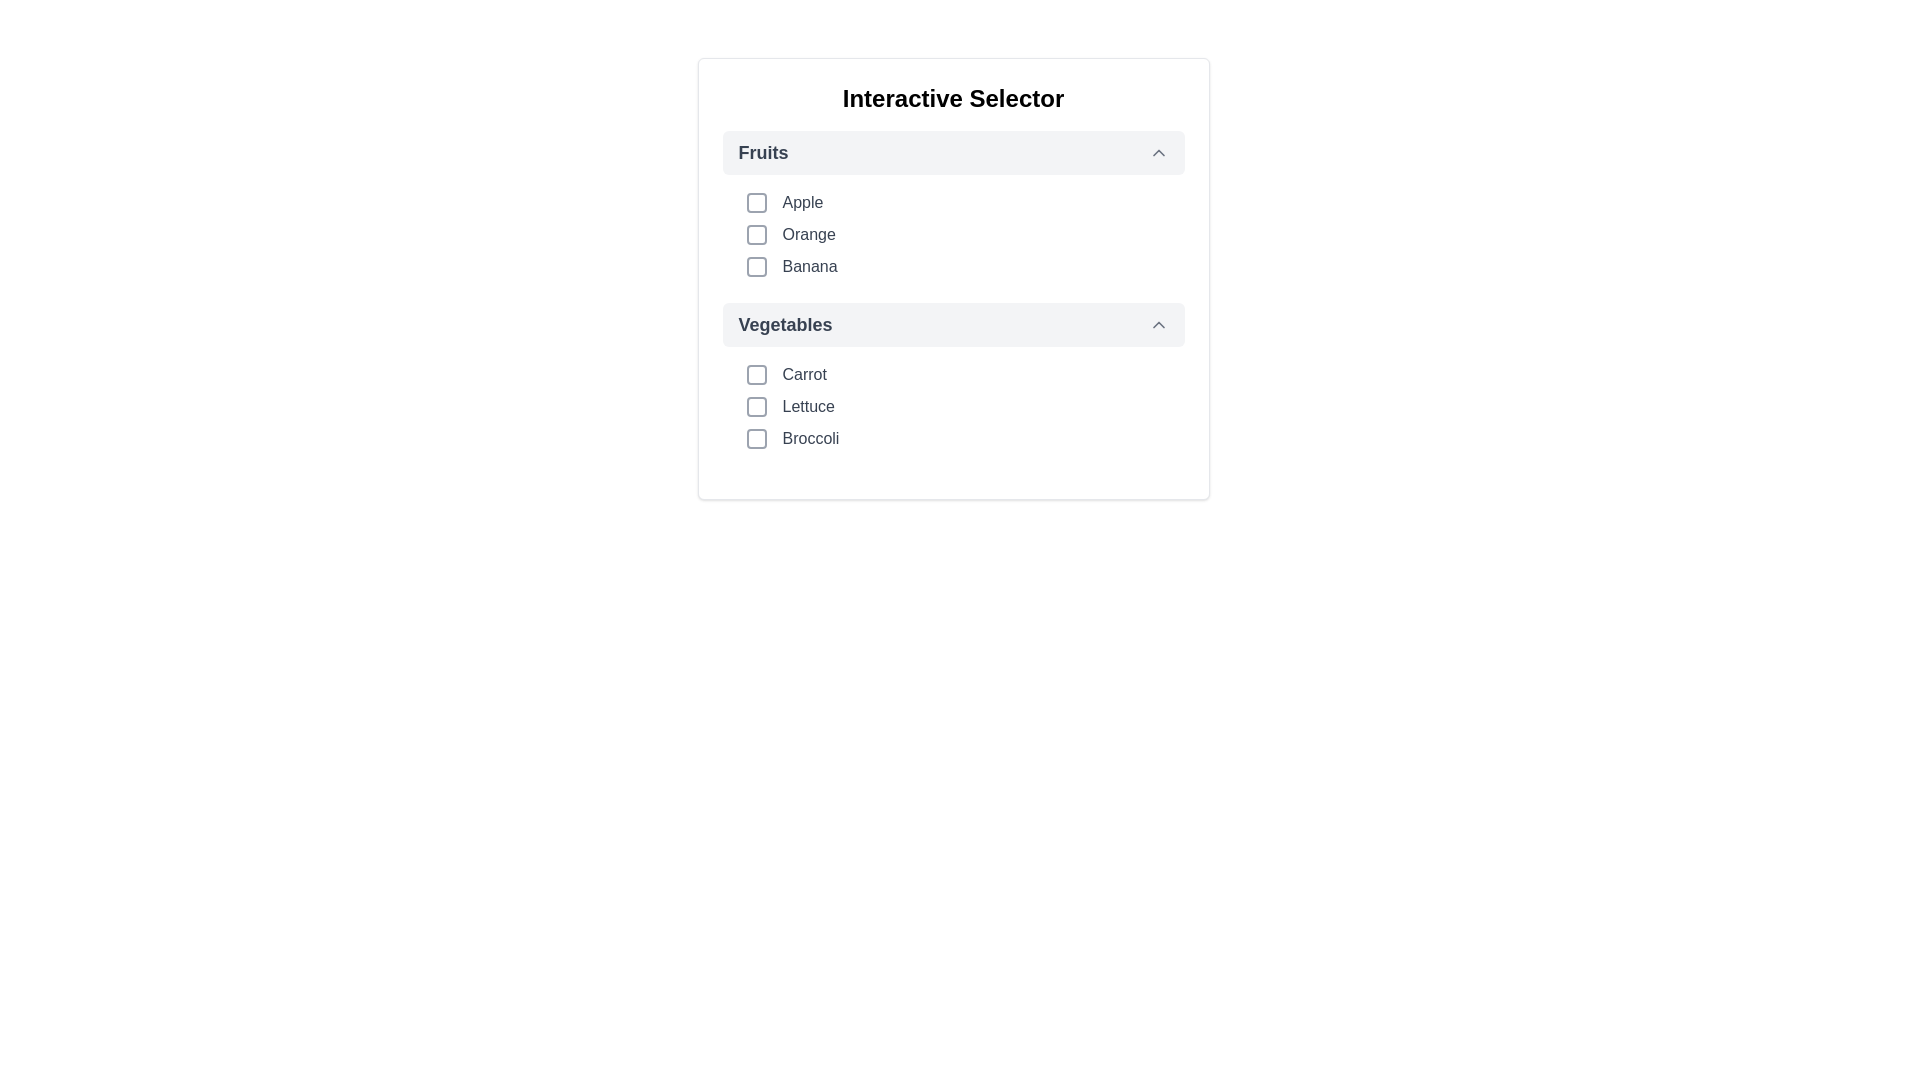 The width and height of the screenshot is (1920, 1080). Describe the element at coordinates (1158, 152) in the screenshot. I see `the chevron-up icon` at that location.